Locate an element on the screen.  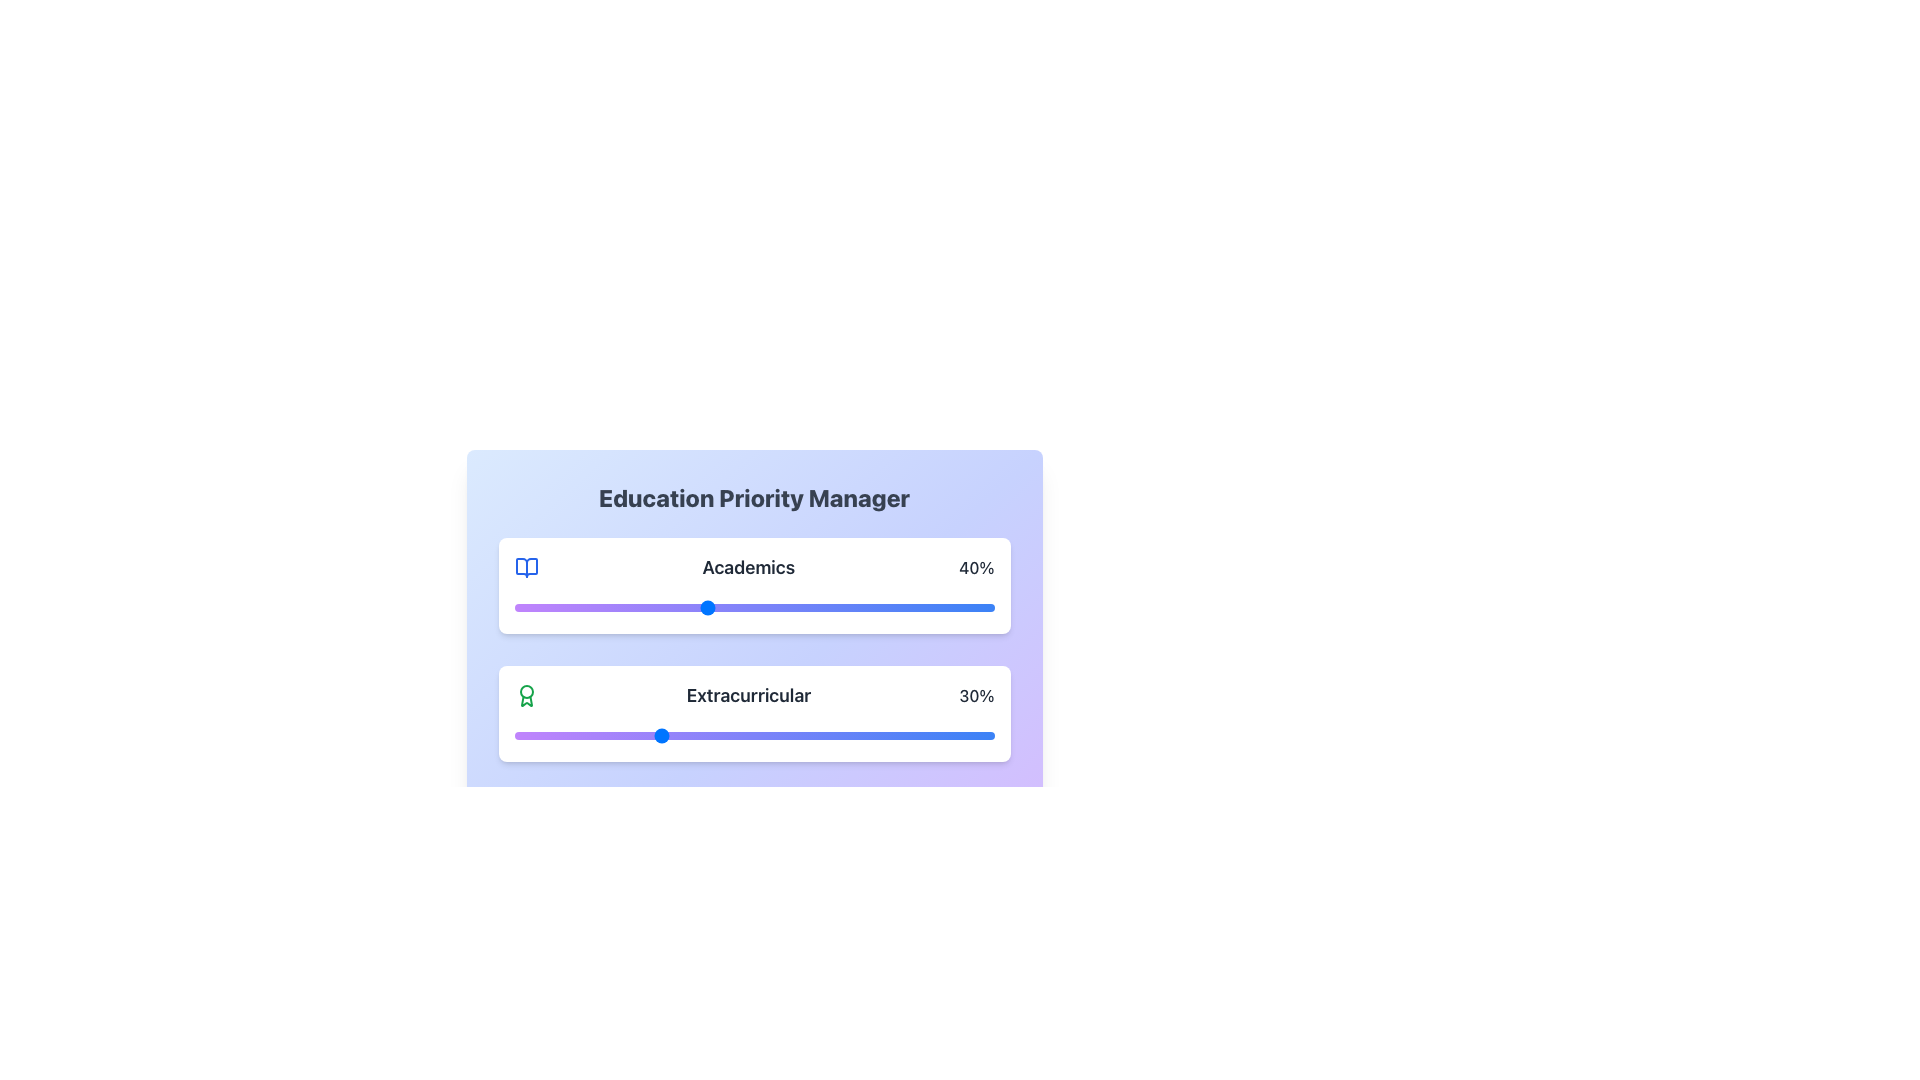
the slider value is located at coordinates (623, 607).